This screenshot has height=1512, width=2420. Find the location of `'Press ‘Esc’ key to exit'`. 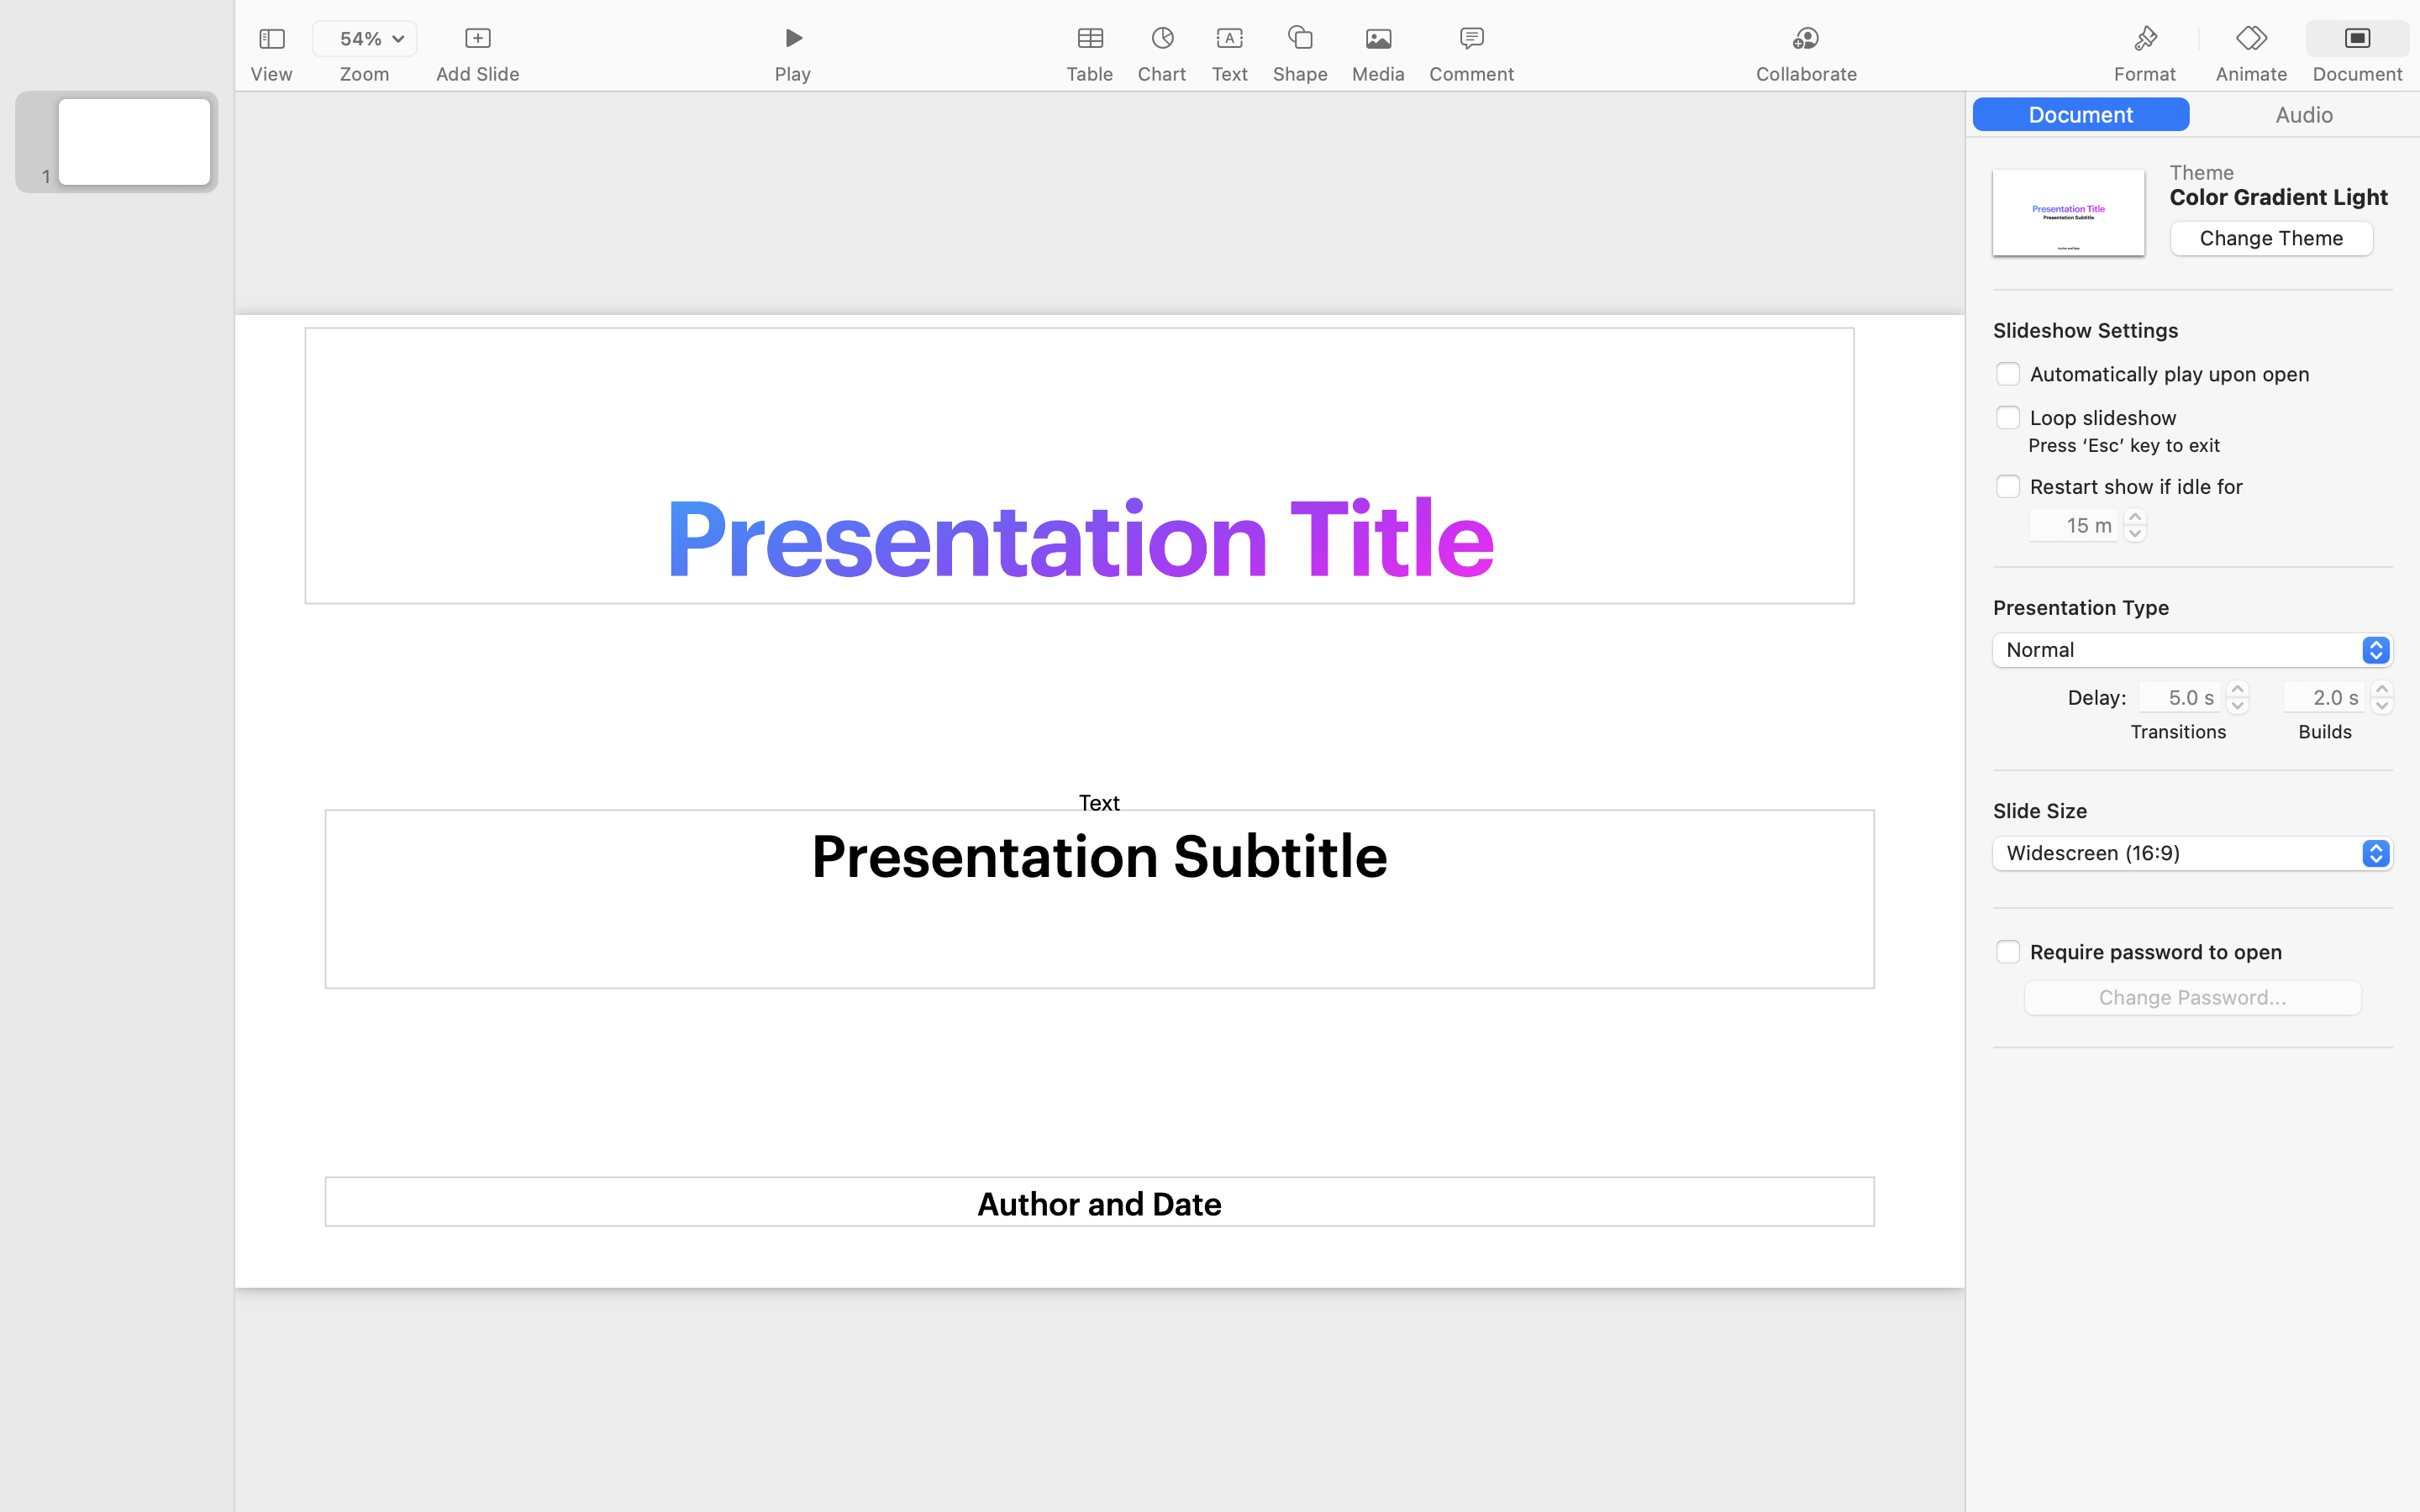

'Press ‘Esc’ key to exit' is located at coordinates (2123, 444).